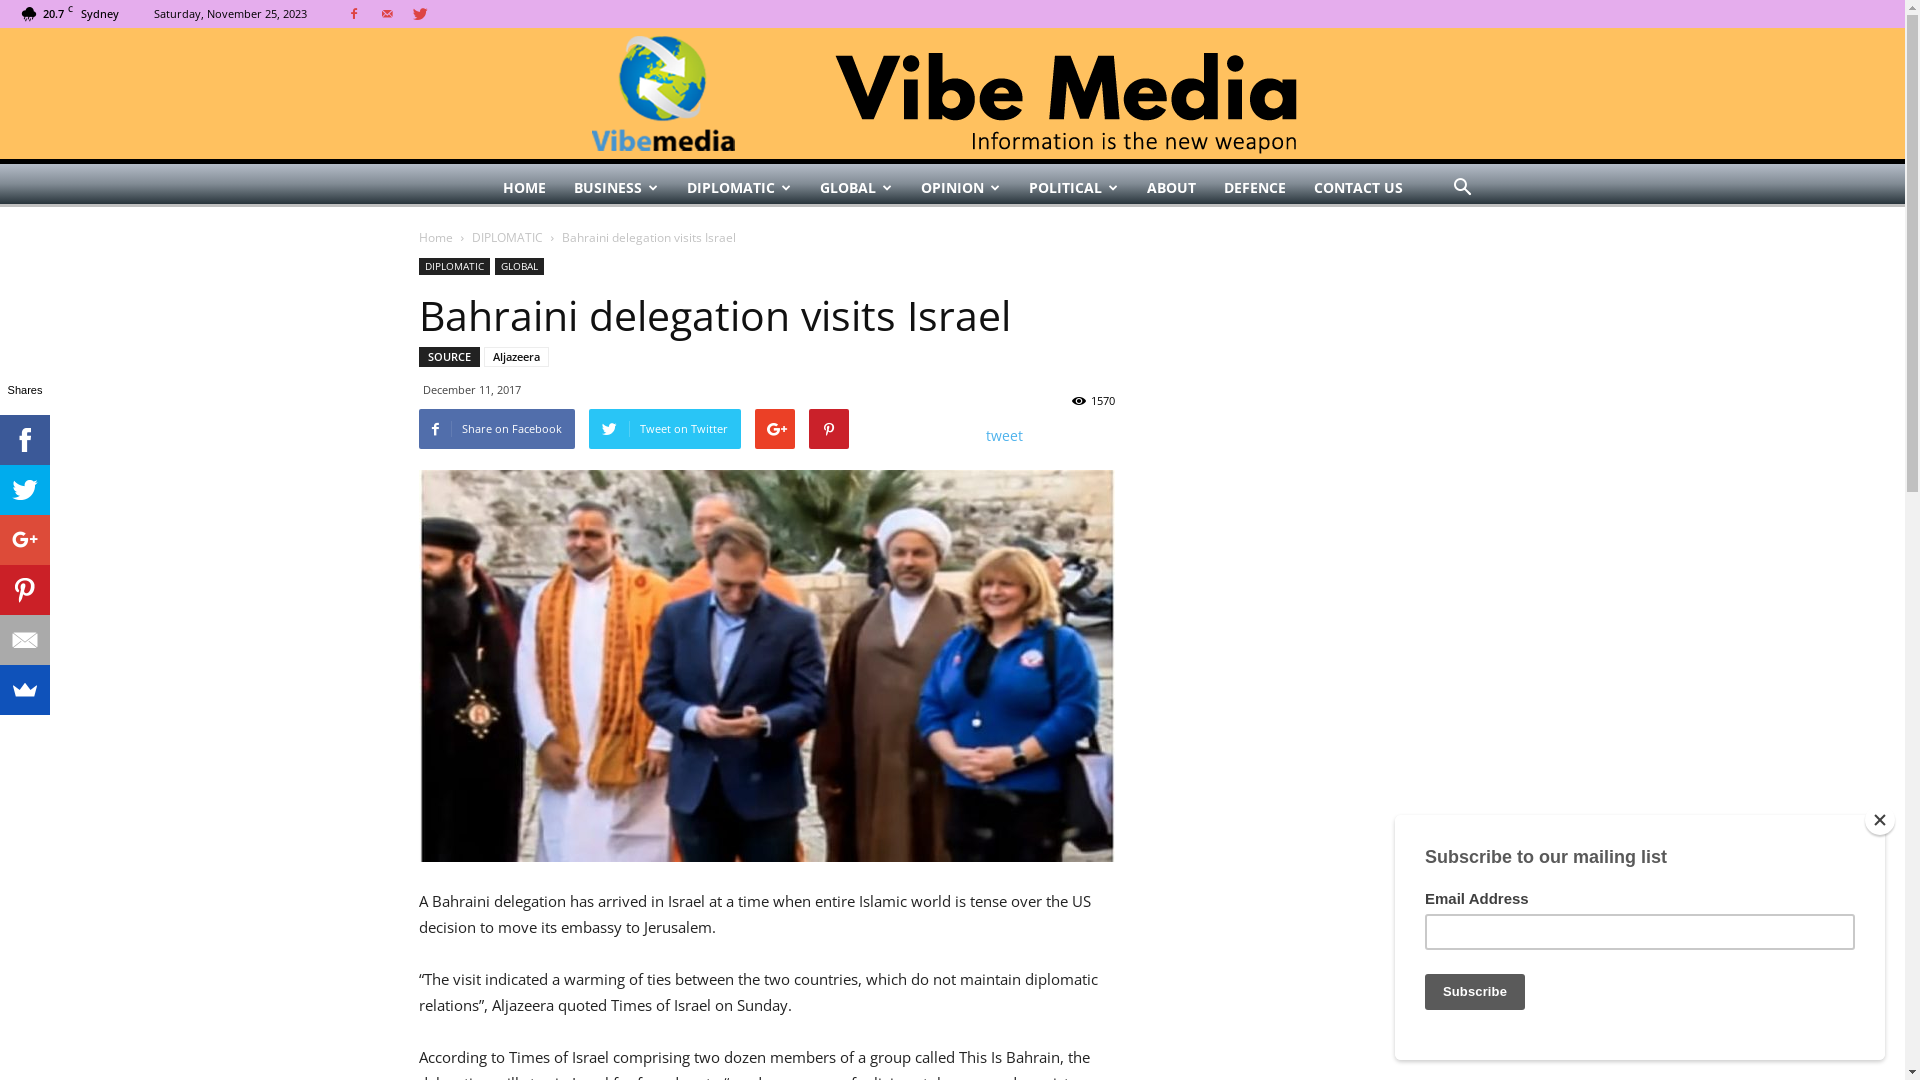 This screenshot has width=1920, height=1080. Describe the element at coordinates (24, 689) in the screenshot. I see `'SumoMe'` at that location.